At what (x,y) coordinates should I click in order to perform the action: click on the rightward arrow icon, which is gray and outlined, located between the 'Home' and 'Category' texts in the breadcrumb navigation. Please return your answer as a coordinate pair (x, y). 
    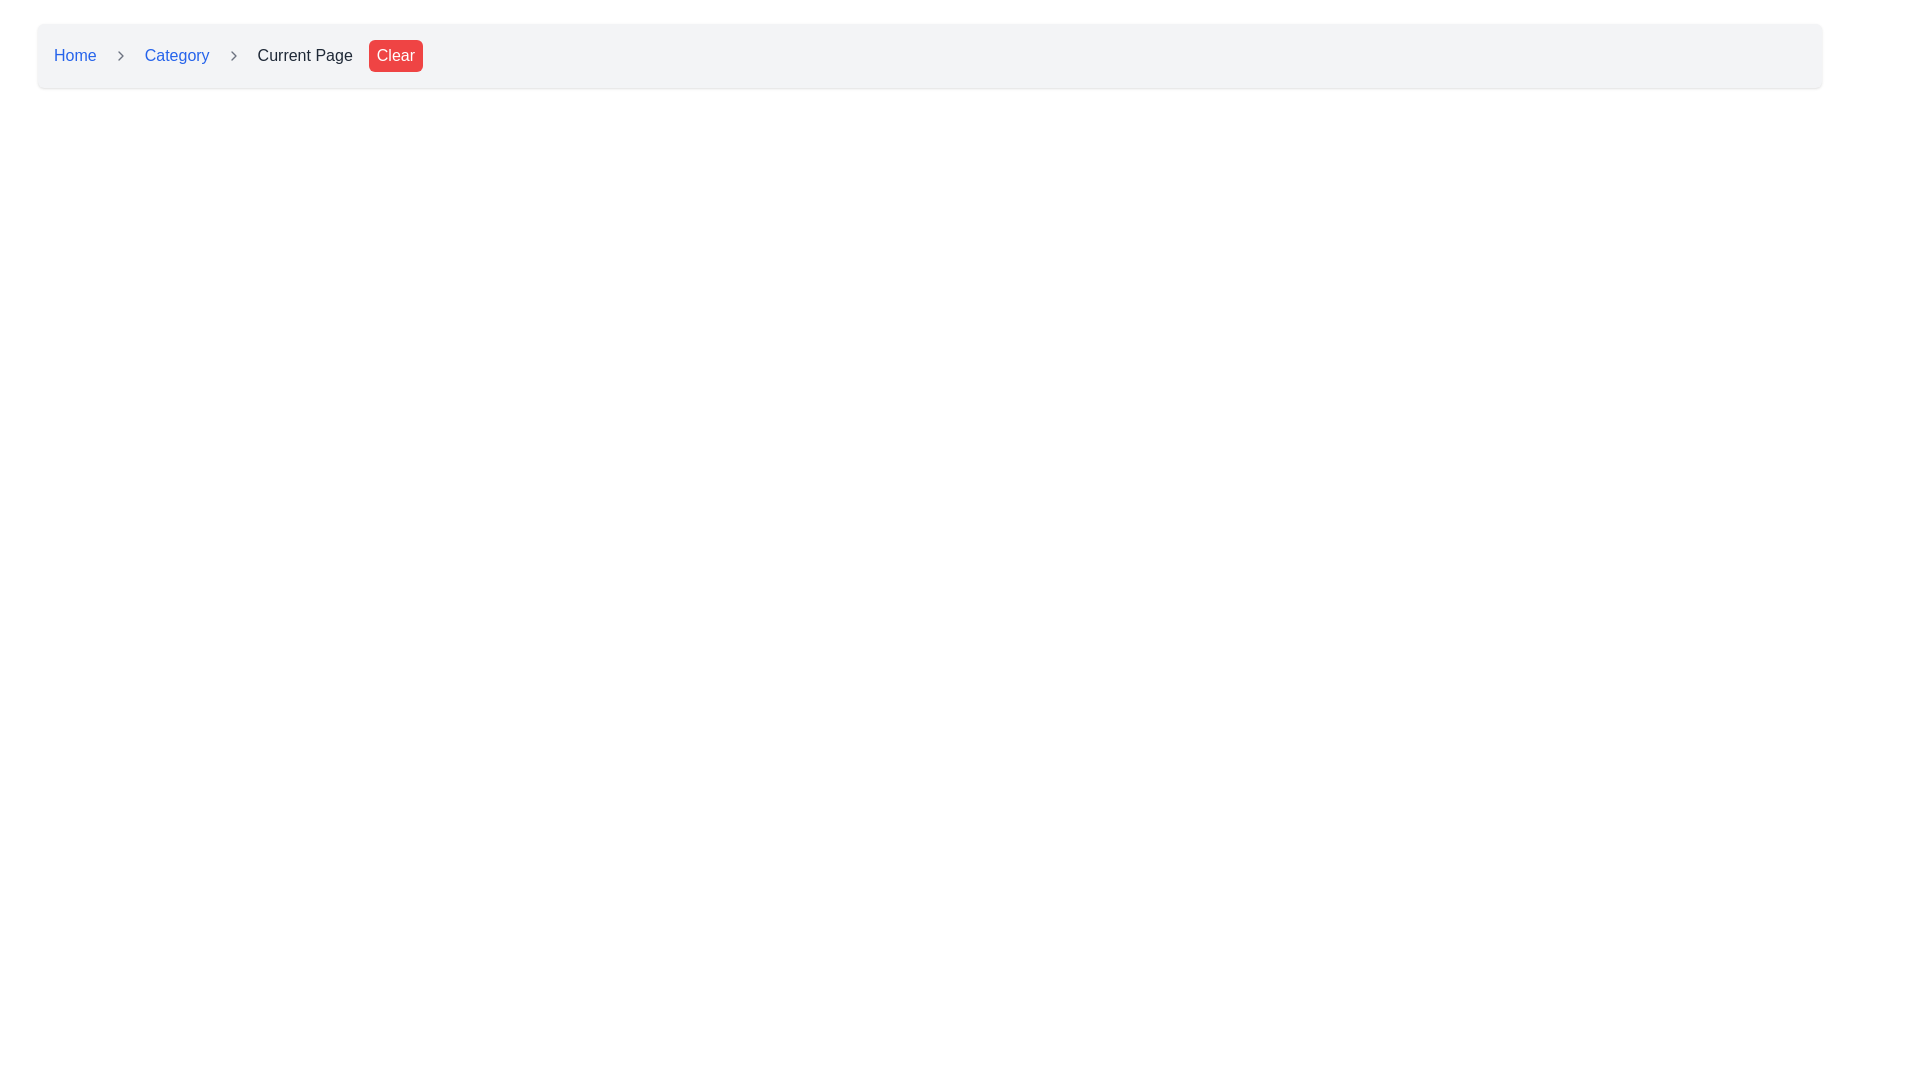
    Looking at the image, I should click on (119, 55).